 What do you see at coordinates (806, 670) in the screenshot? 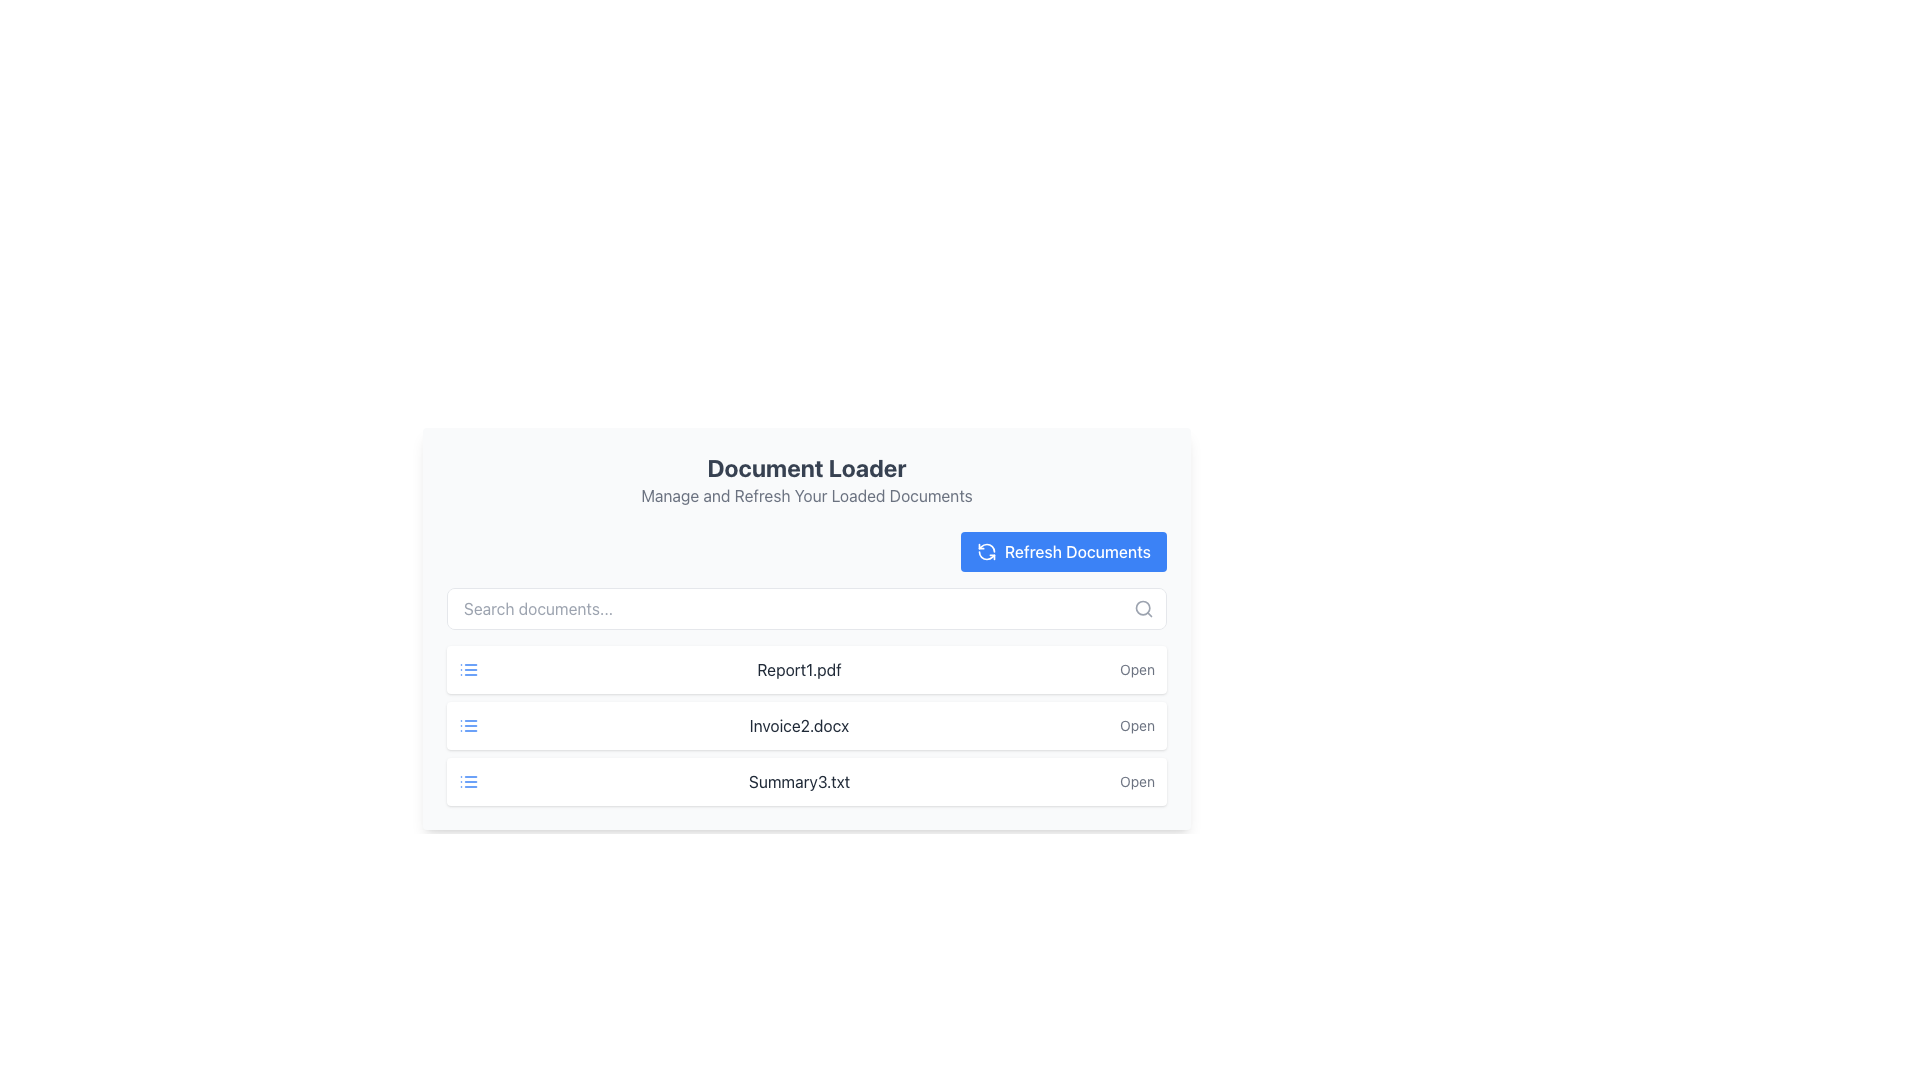
I see `the list item displaying 'Report1.pdf' with the accompanying 'Open' link, located in the first row under the 'Document Loader' section` at bounding box center [806, 670].